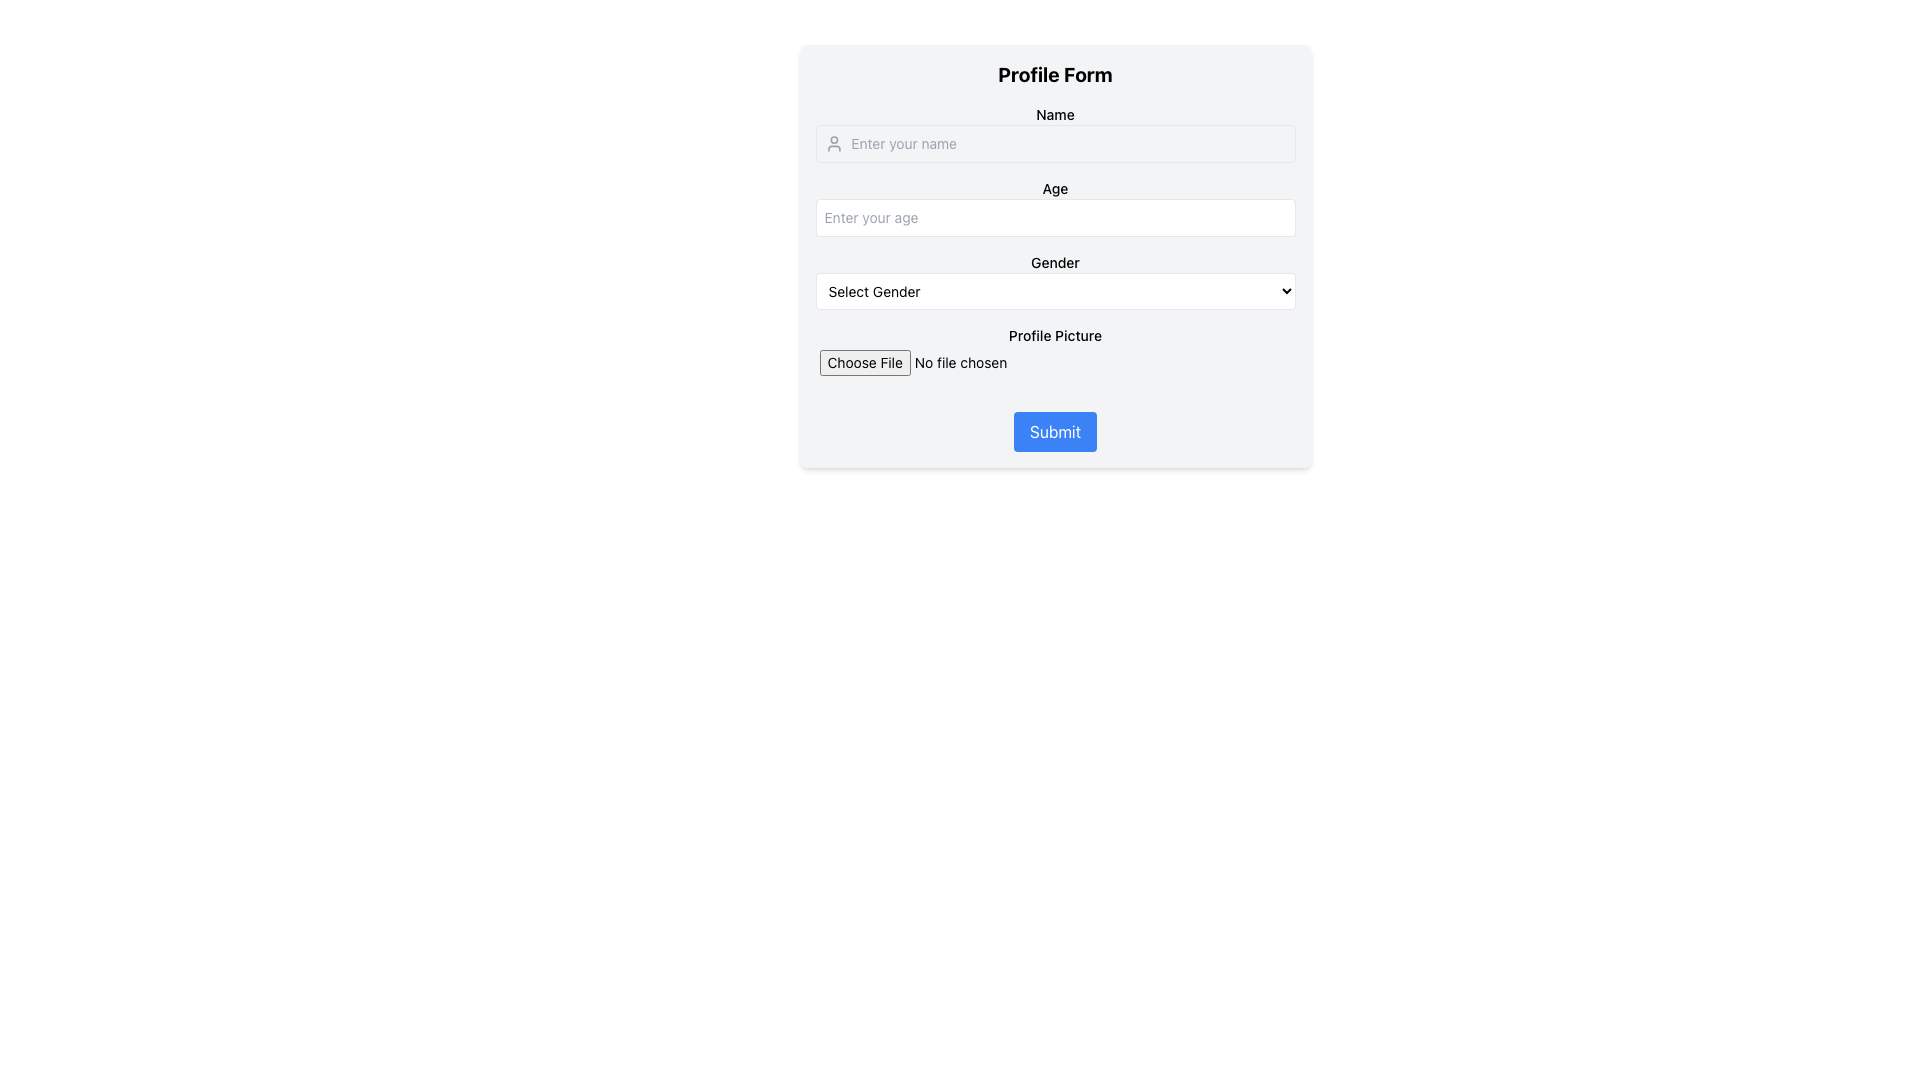 Image resolution: width=1920 pixels, height=1080 pixels. What do you see at coordinates (1054, 352) in the screenshot?
I see `and drop a file into the 'Profile Picture' file input field, which is centrally located in the form and follows the 'Gender' field` at bounding box center [1054, 352].